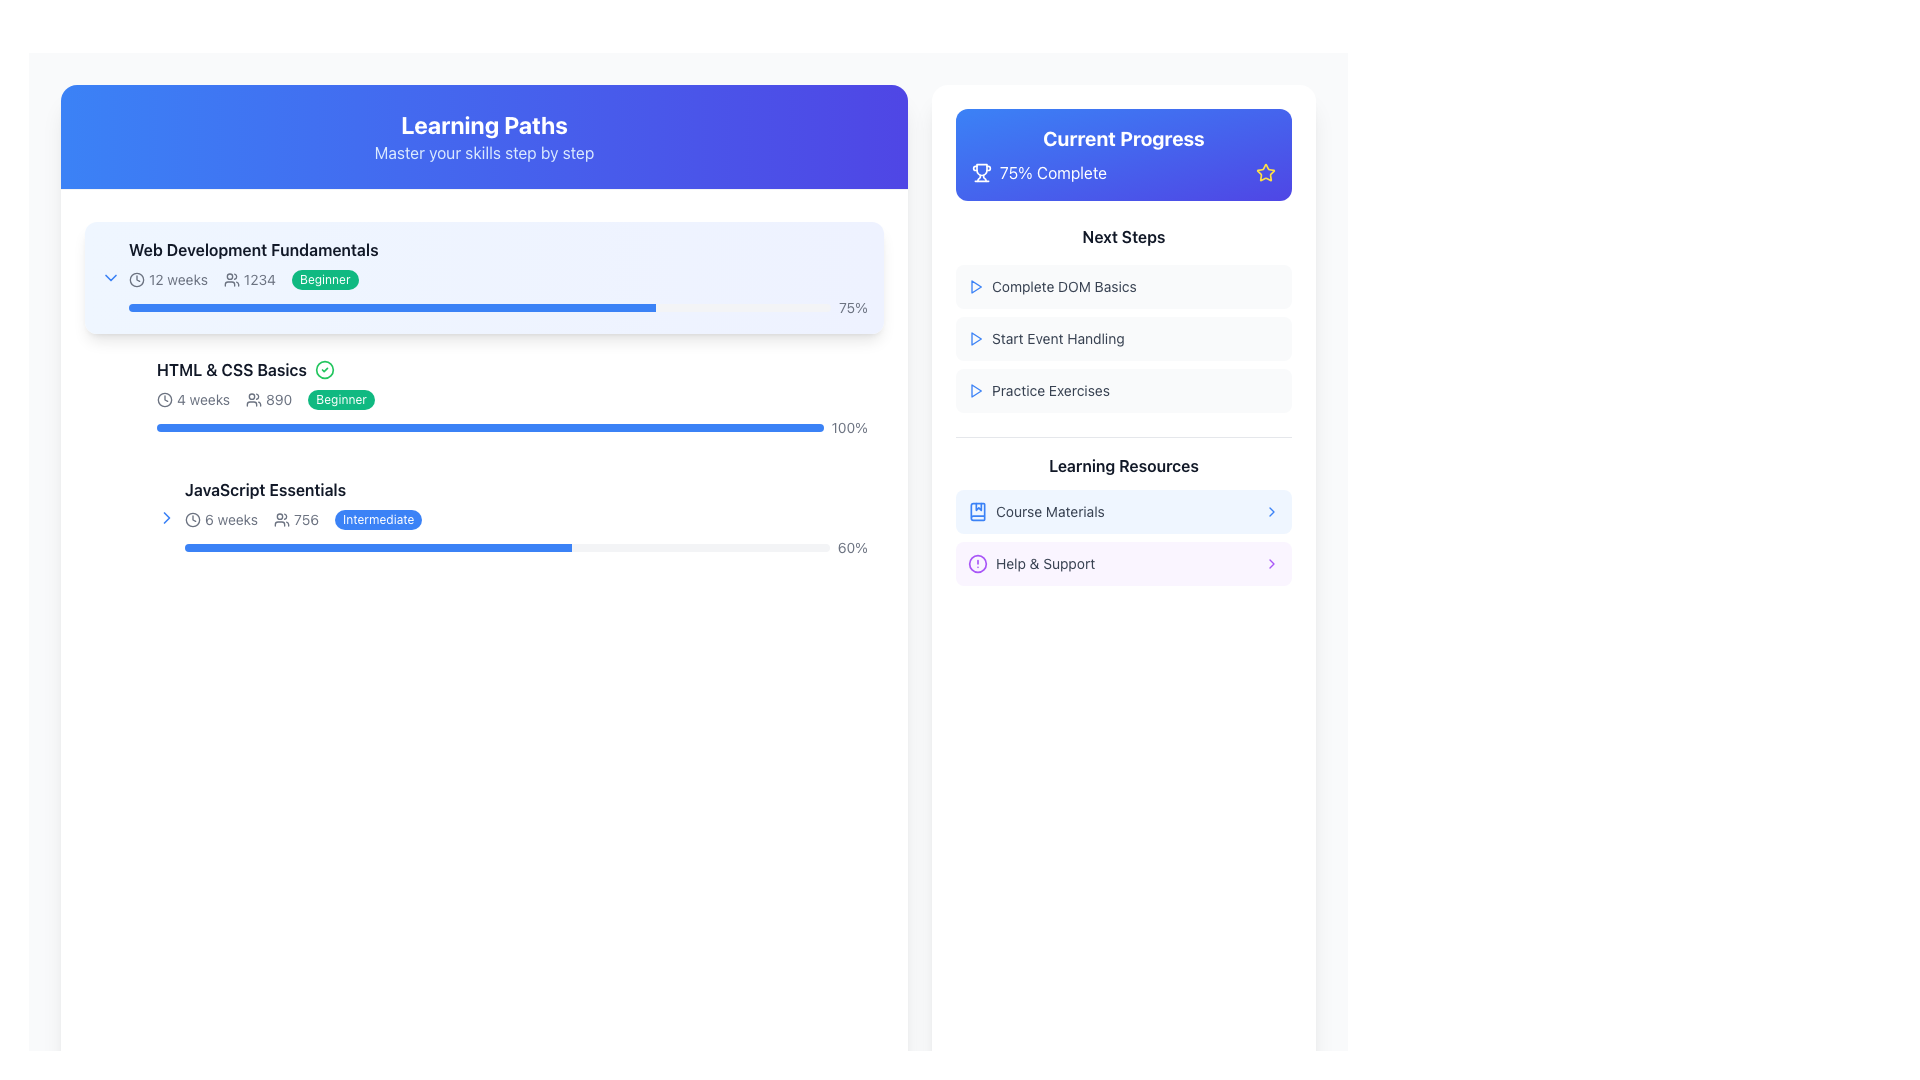  Describe the element at coordinates (1063, 286) in the screenshot. I see `the Text Label that serves as a step description in the 'Next Steps' section of the 'Current Progress' panel, located to the right of the blue-colored play icon` at that location.